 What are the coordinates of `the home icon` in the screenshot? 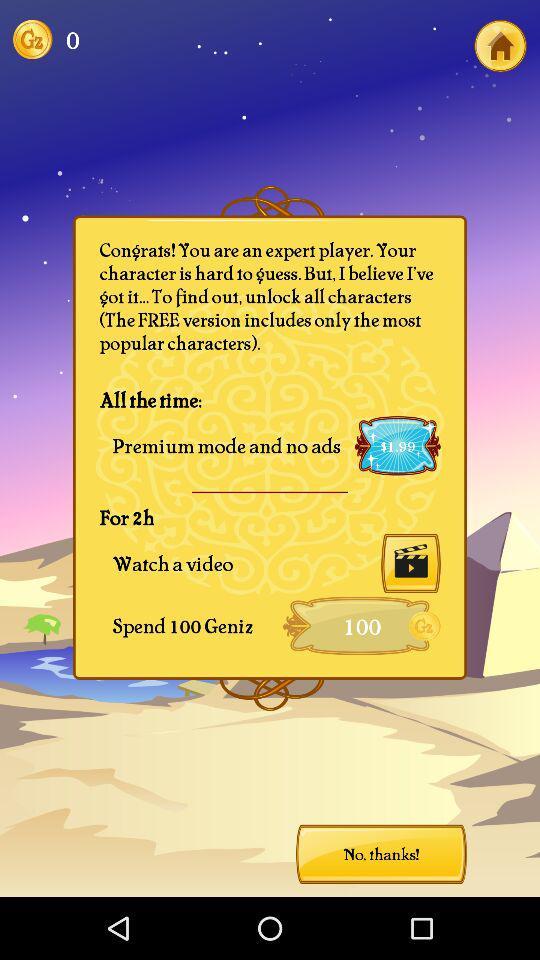 It's located at (499, 48).